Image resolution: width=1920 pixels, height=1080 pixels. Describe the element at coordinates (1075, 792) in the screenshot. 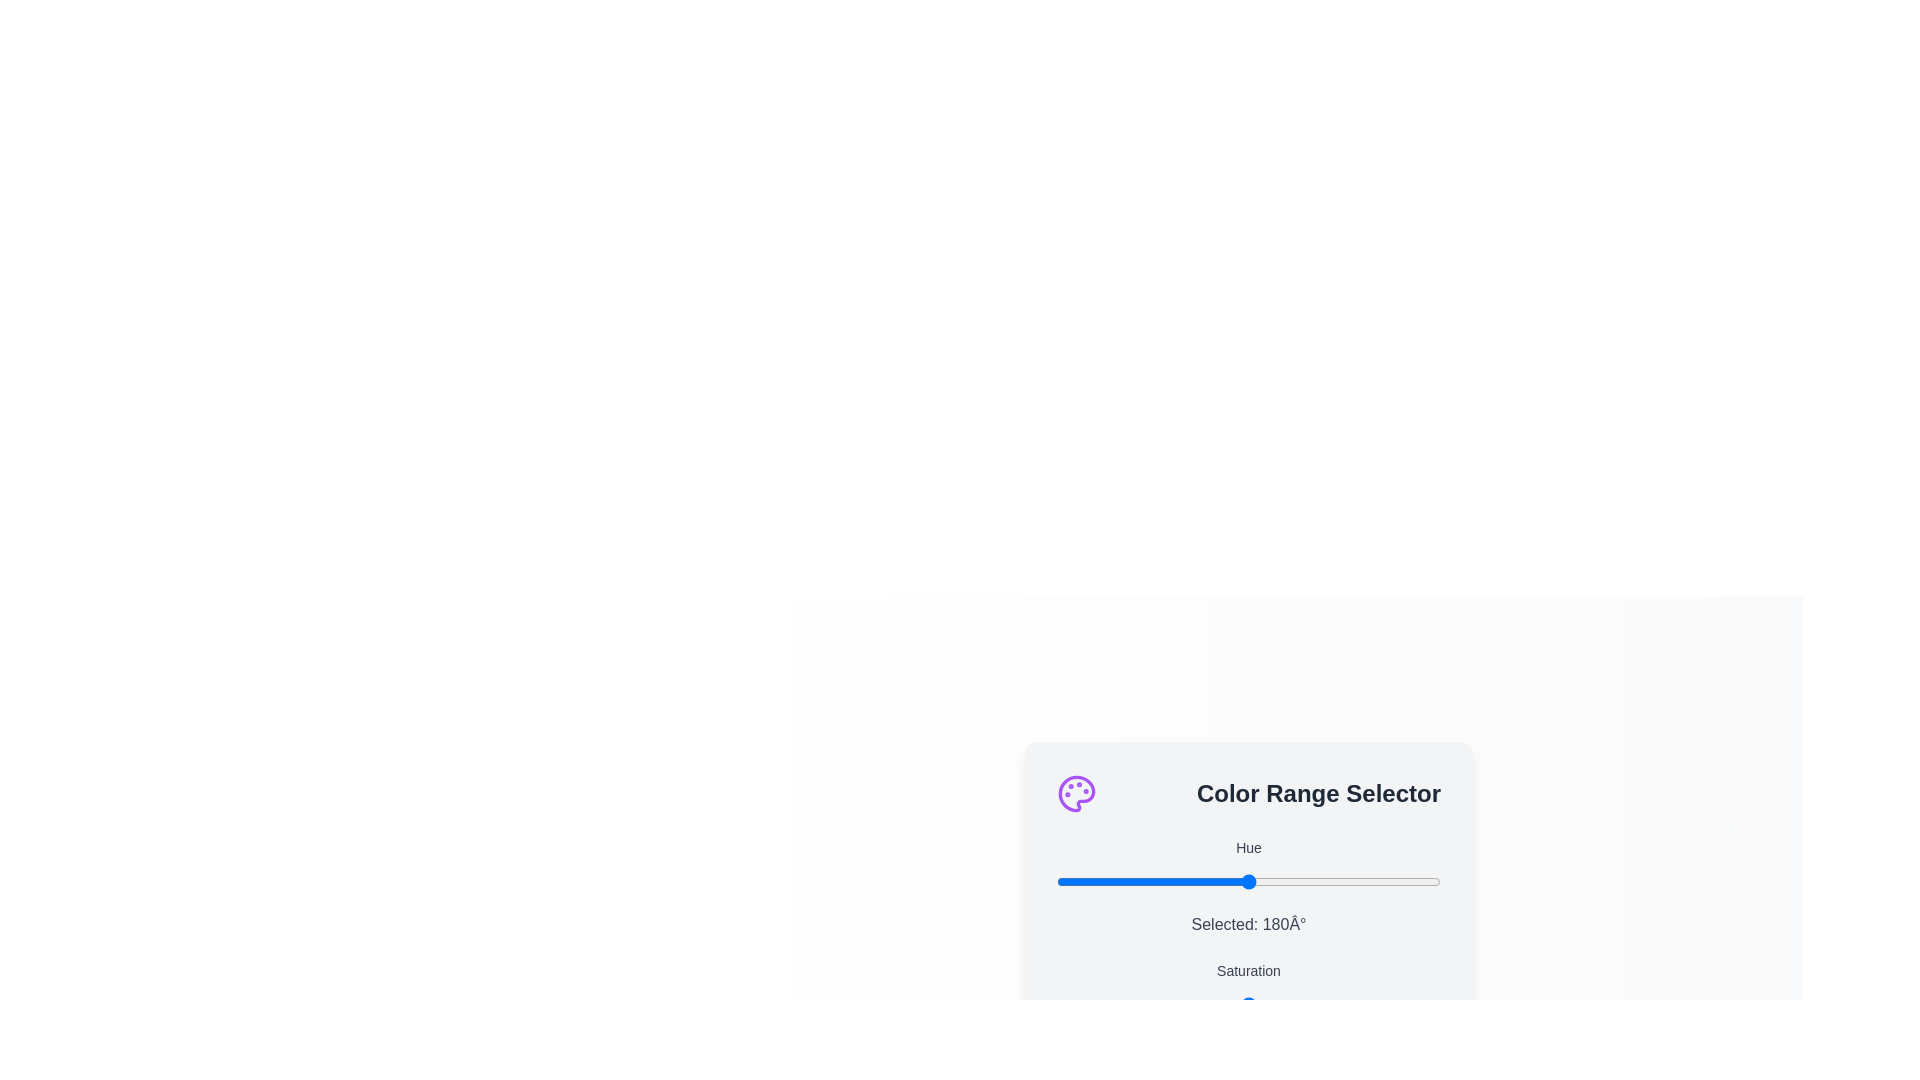

I see `the painter's palette icon with a purple outline located in the top center-right part of the 'Color Range Selector' panel` at that location.